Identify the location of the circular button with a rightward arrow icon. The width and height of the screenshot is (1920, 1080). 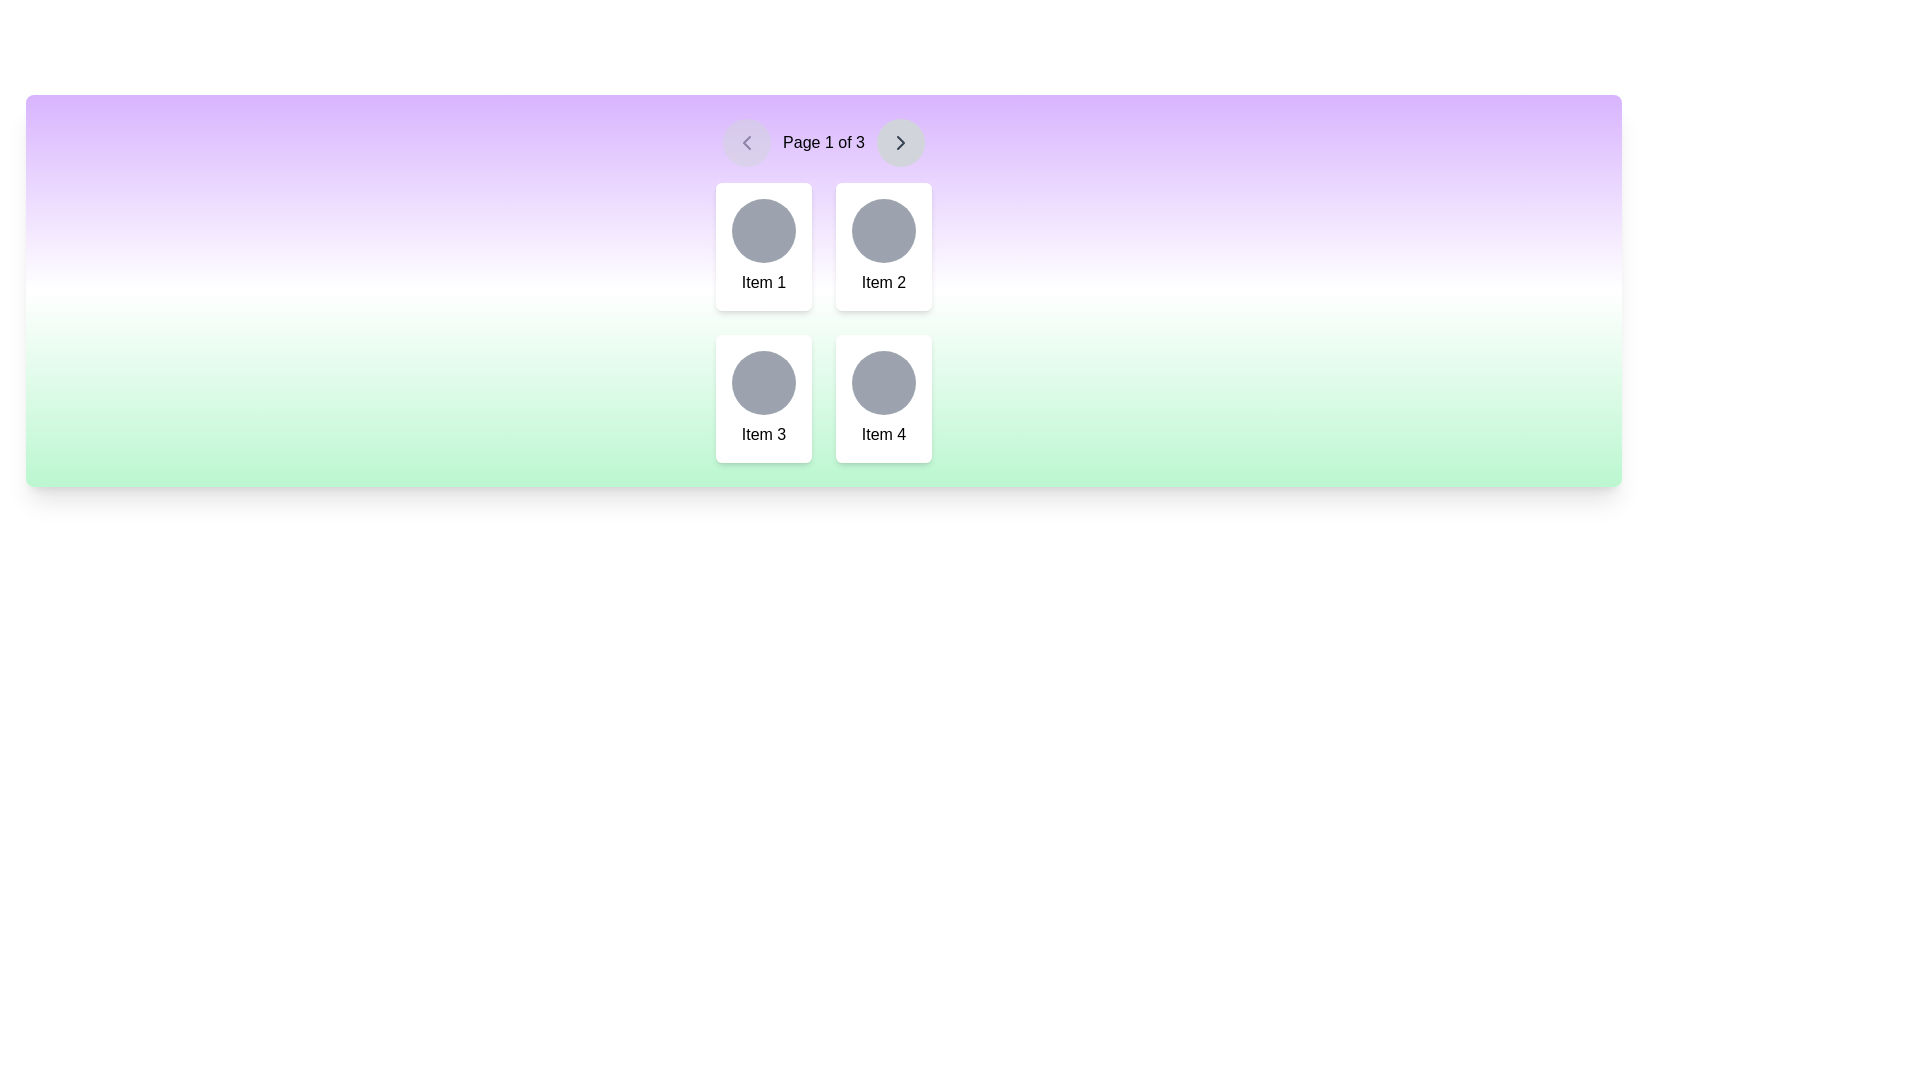
(899, 141).